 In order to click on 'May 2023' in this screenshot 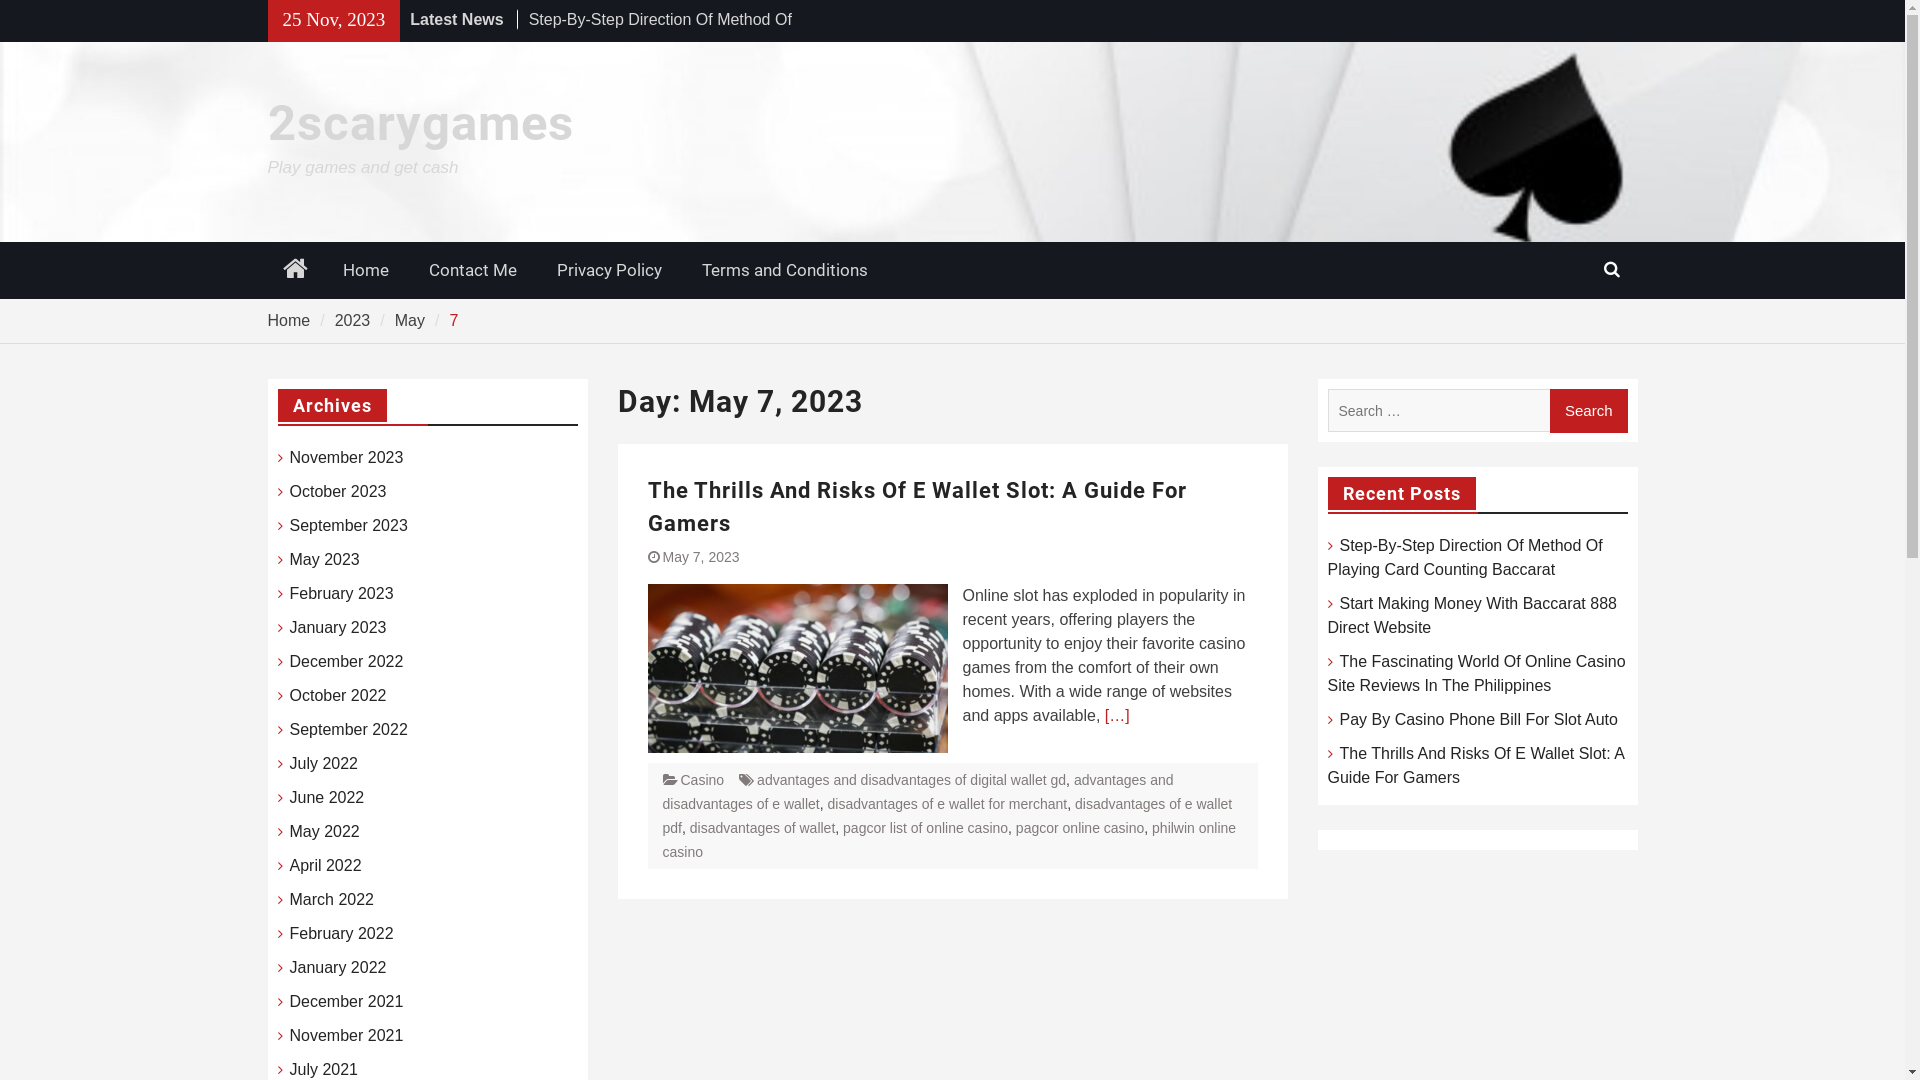, I will do `click(325, 559)`.